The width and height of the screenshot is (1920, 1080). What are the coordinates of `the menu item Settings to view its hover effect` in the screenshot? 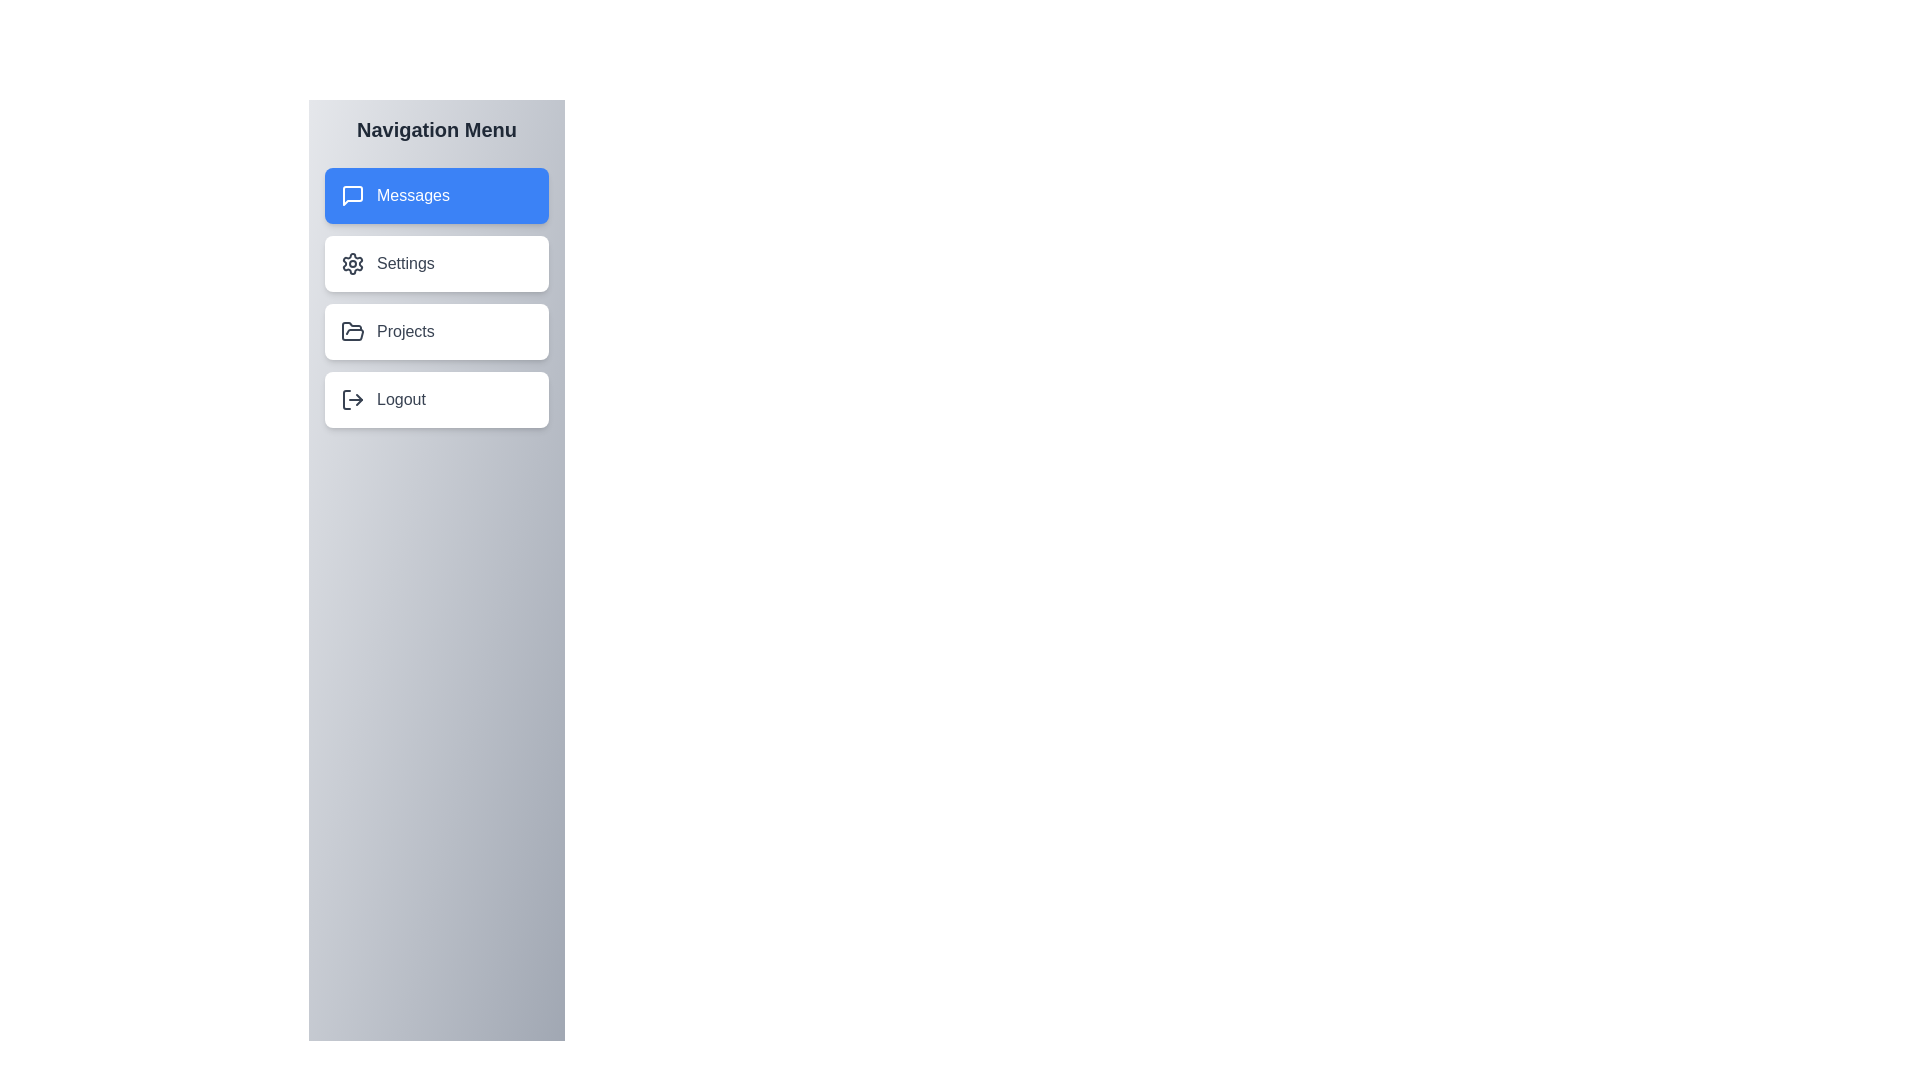 It's located at (435, 262).